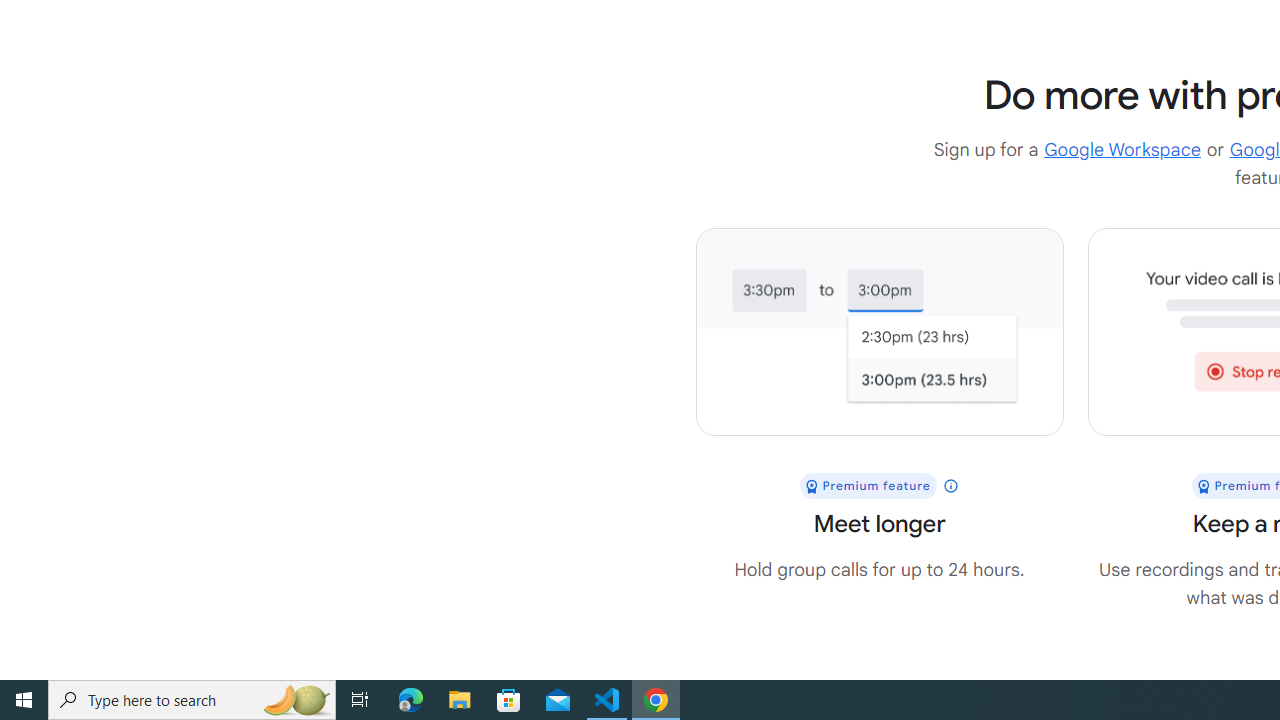 Image resolution: width=1280 pixels, height=720 pixels. What do you see at coordinates (879, 486) in the screenshot?
I see `'Premium feature'` at bounding box center [879, 486].